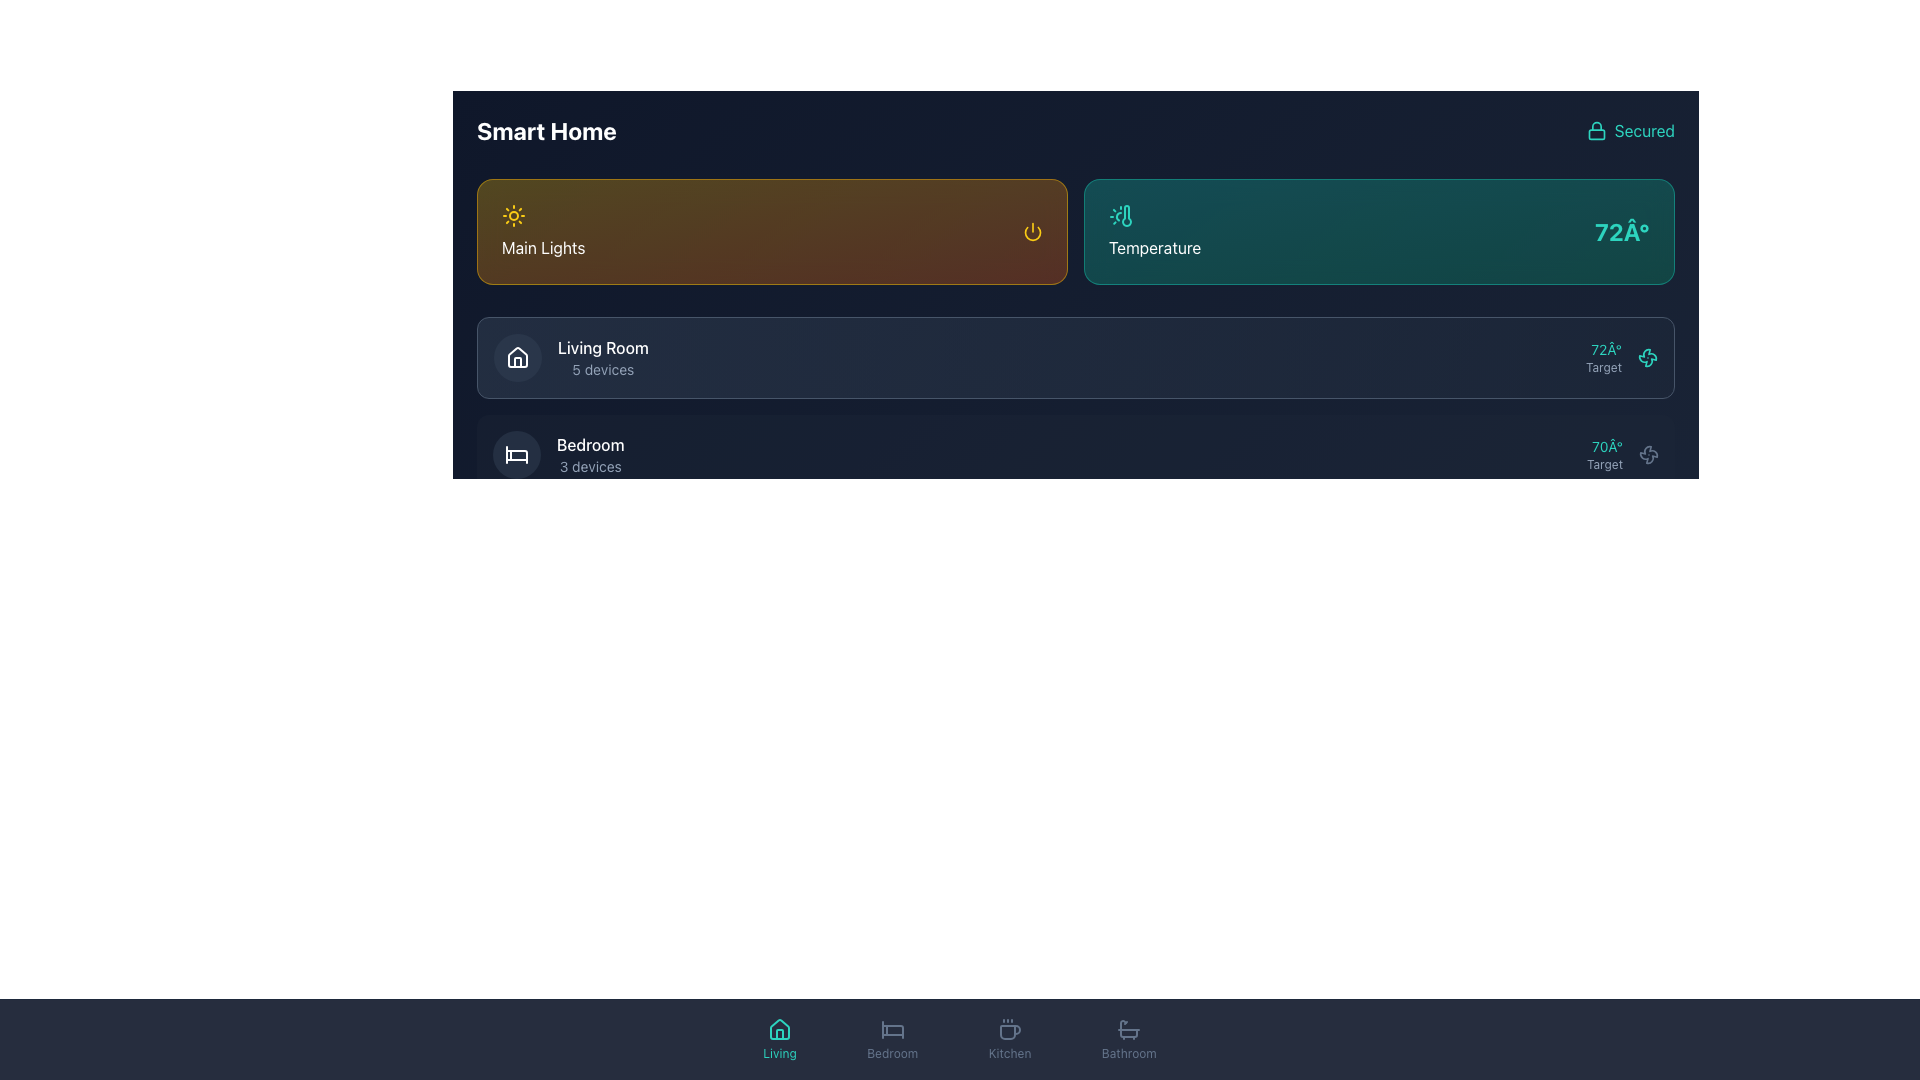 This screenshot has width=1920, height=1080. I want to click on the coffee mug icon located in the bottom navigation bar under the 'Kitchen' label, so click(1010, 1032).